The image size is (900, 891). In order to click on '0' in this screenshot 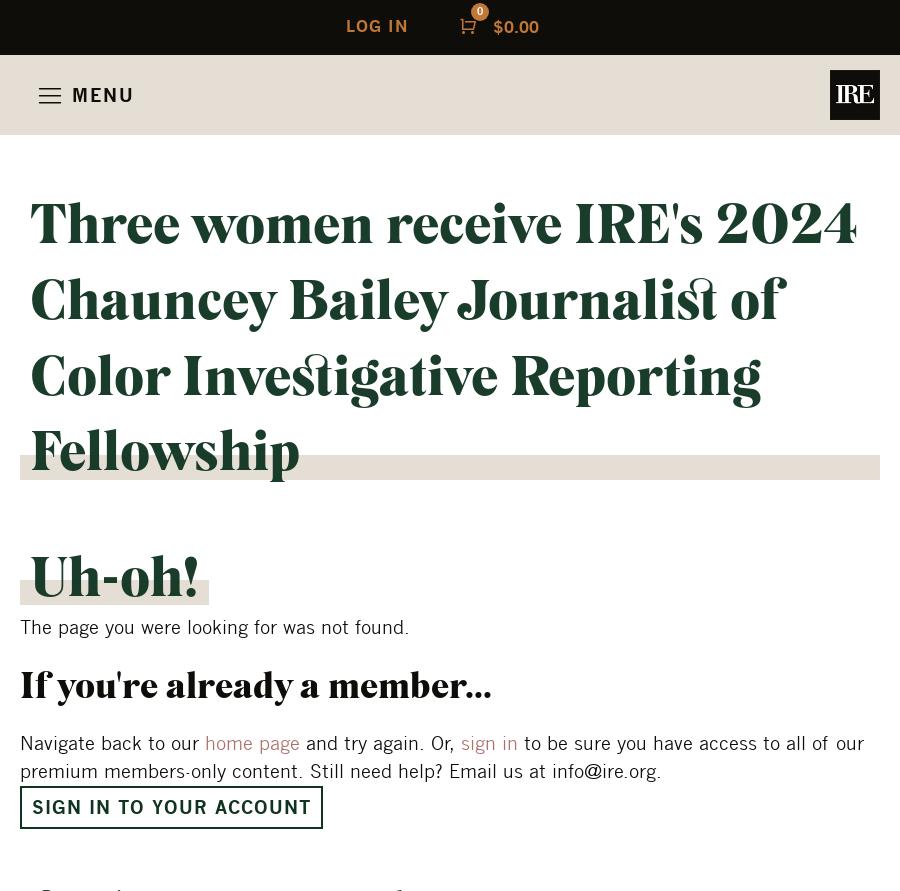, I will do `click(476, 10)`.